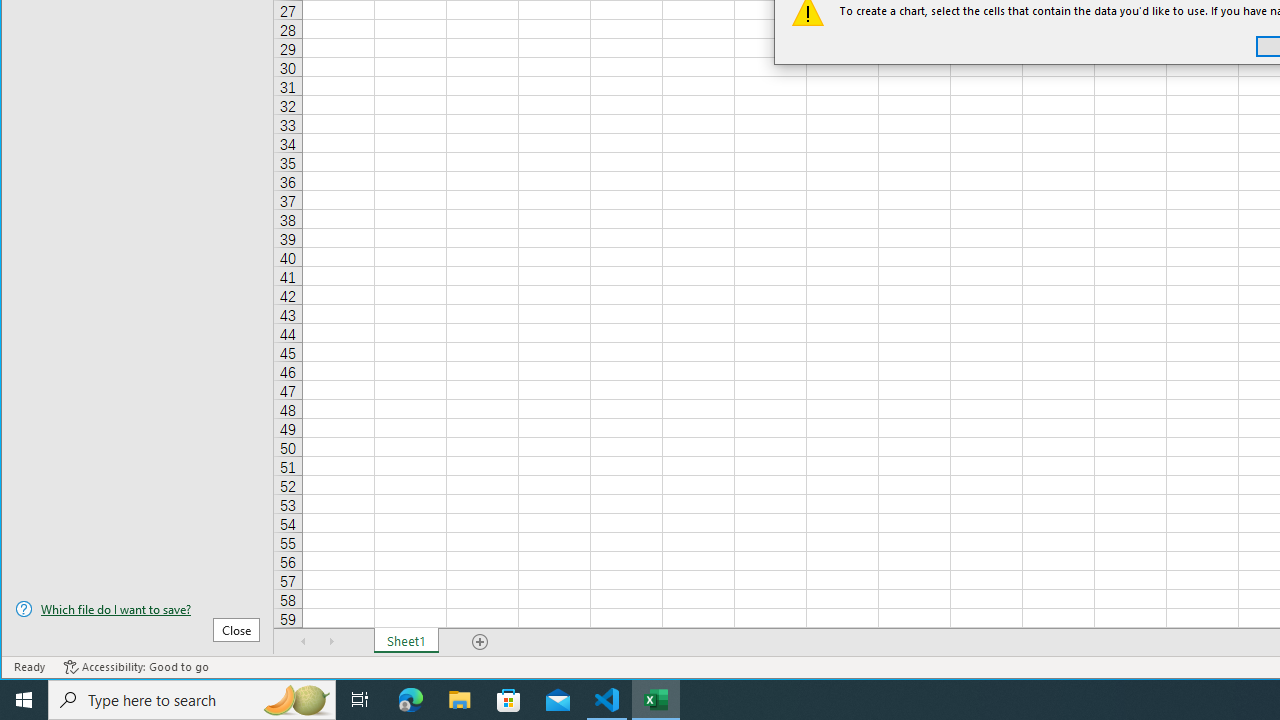  What do you see at coordinates (481, 641) in the screenshot?
I see `'Add Sheet'` at bounding box center [481, 641].